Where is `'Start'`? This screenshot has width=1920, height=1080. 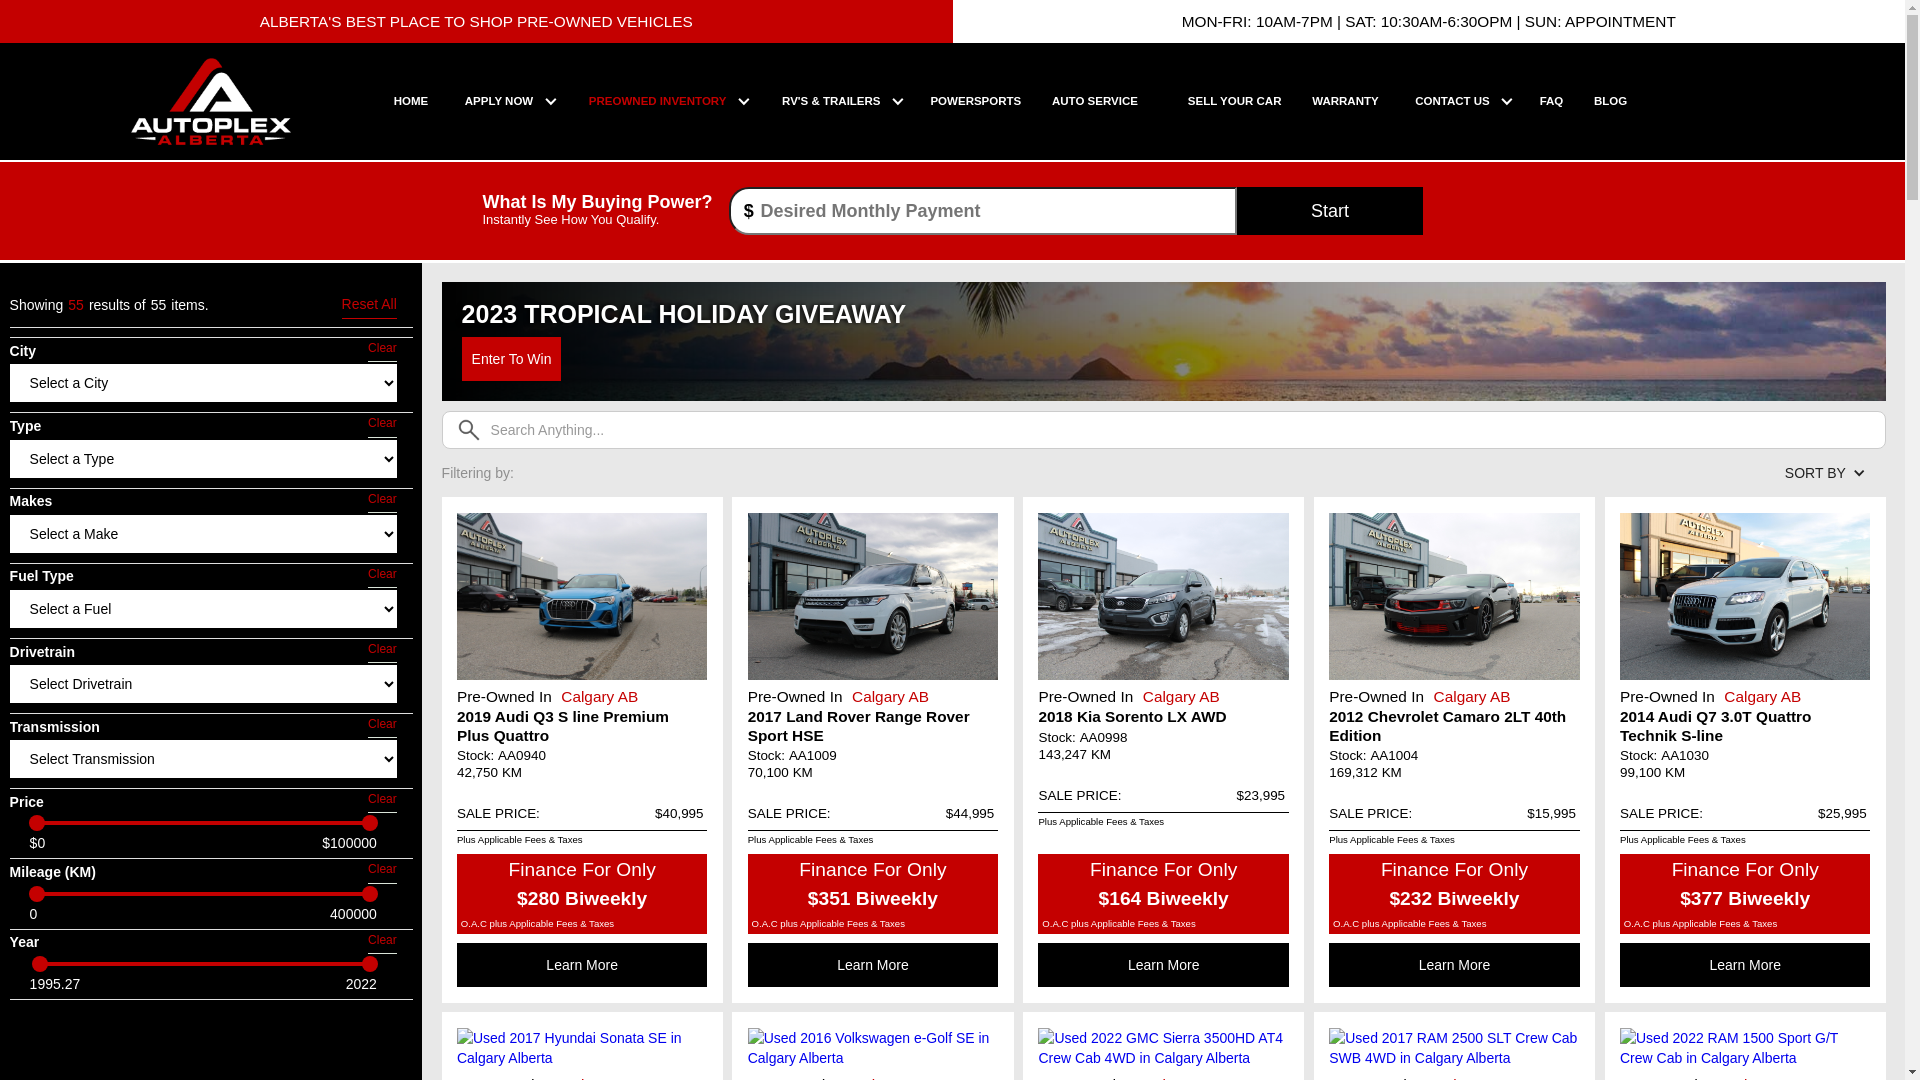 'Start' is located at coordinates (1329, 211).